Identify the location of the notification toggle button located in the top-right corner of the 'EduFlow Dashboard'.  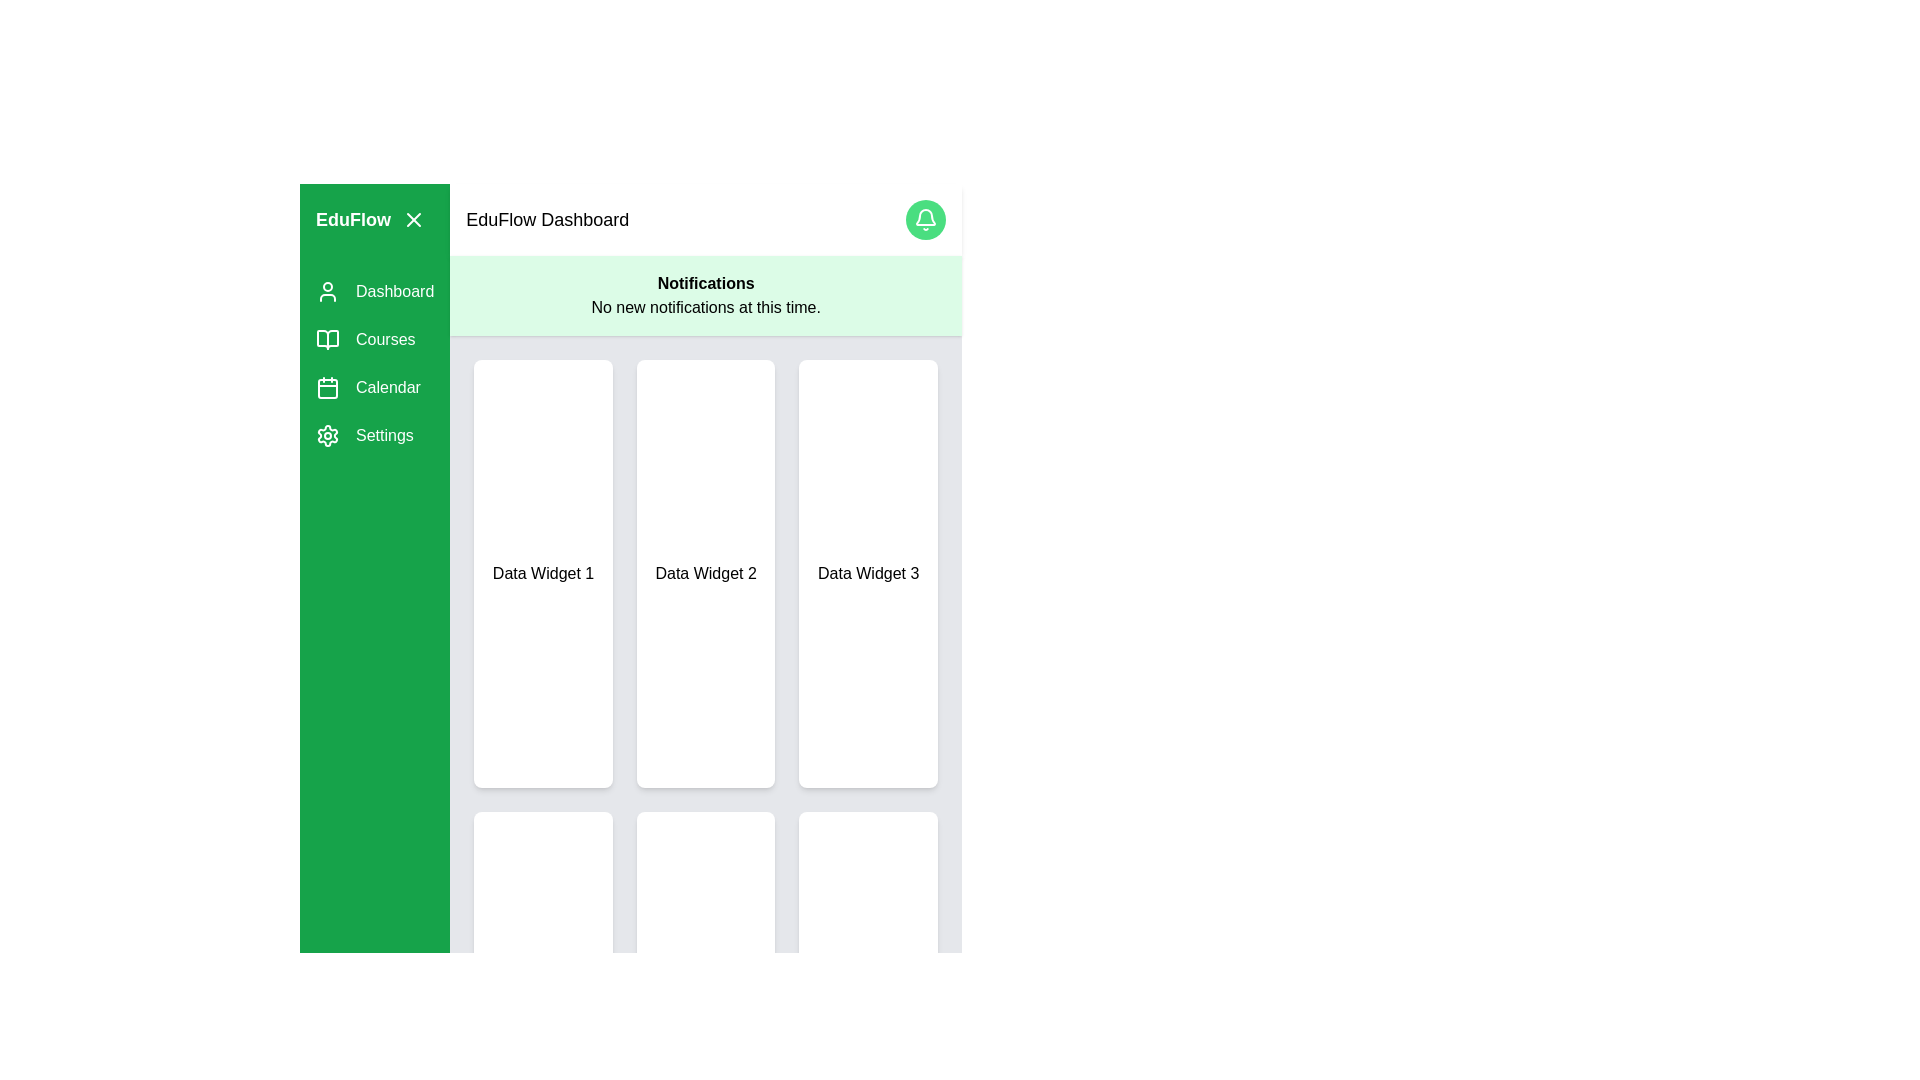
(925, 219).